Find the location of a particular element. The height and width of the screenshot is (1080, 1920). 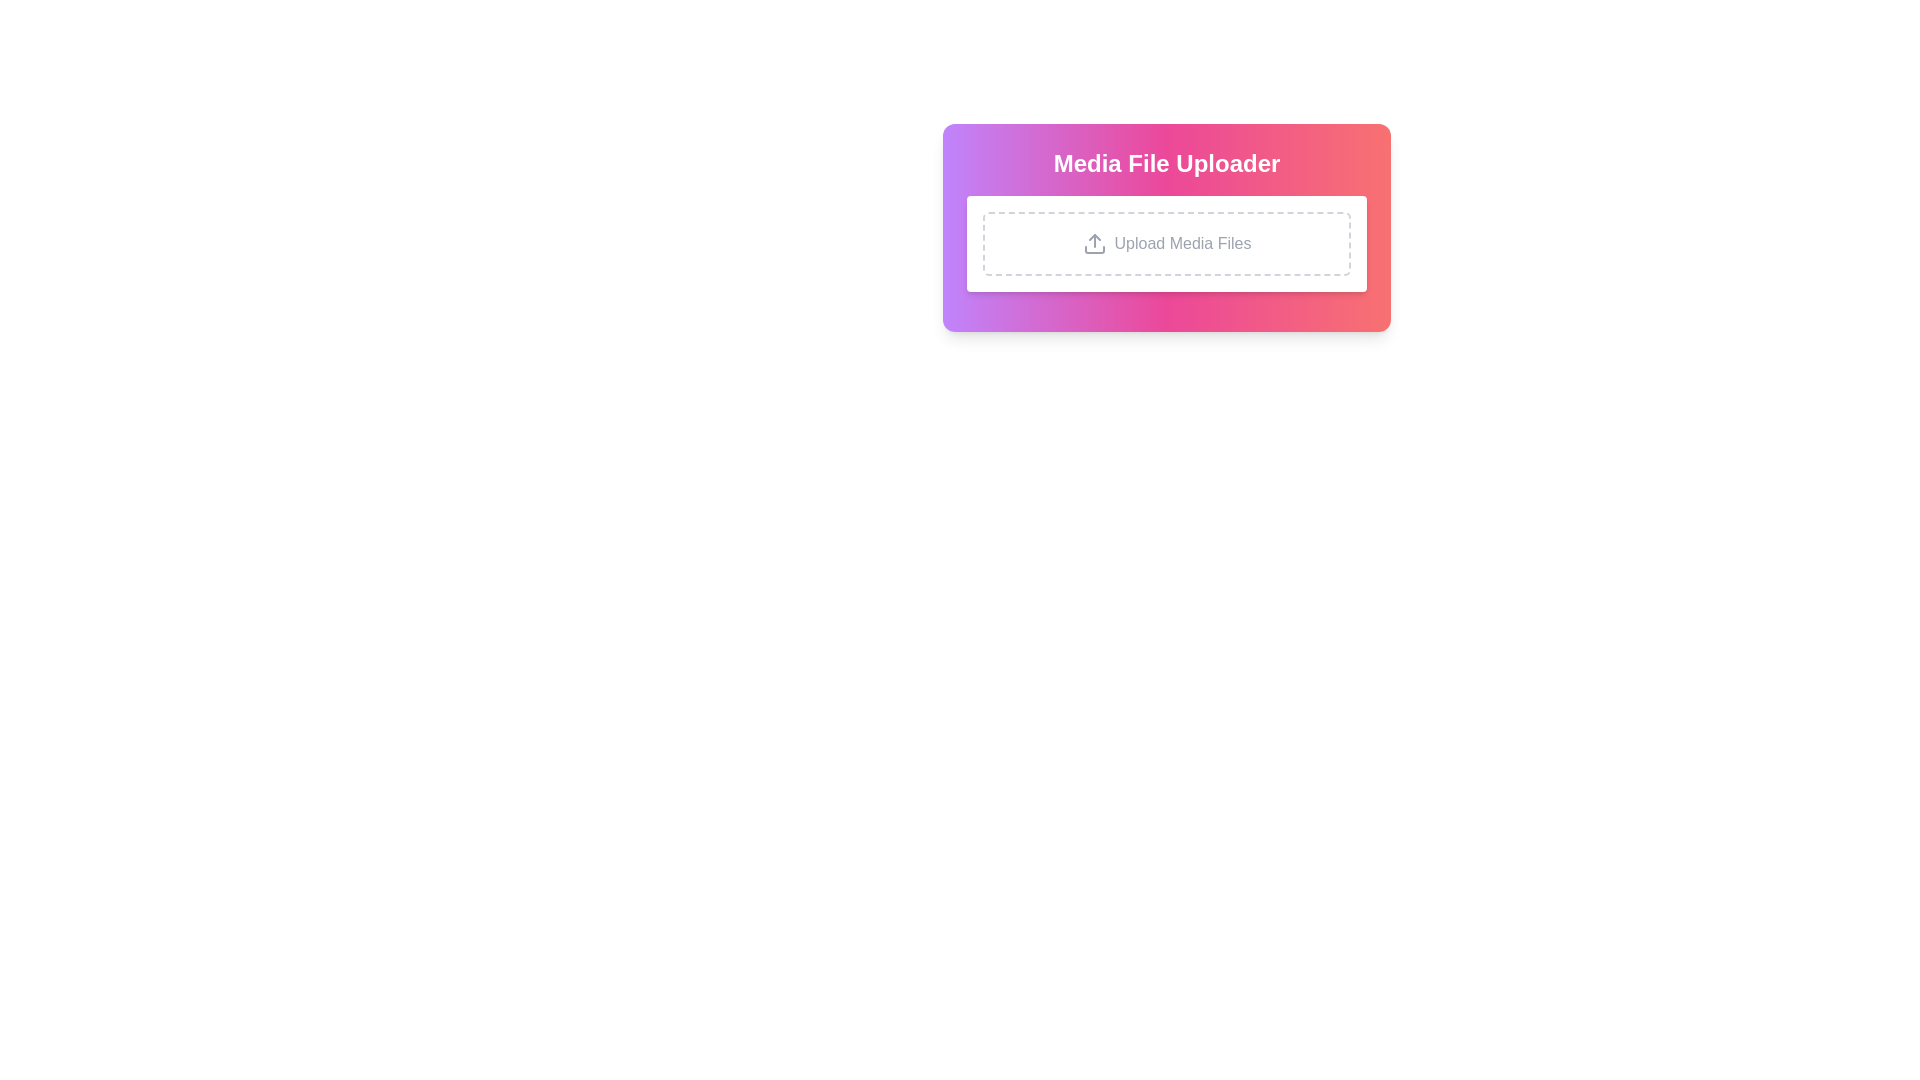

label that says 'Upload Media Files' within the dashed-bordered rectangular area in the 'Media File Uploader' card is located at coordinates (1182, 242).